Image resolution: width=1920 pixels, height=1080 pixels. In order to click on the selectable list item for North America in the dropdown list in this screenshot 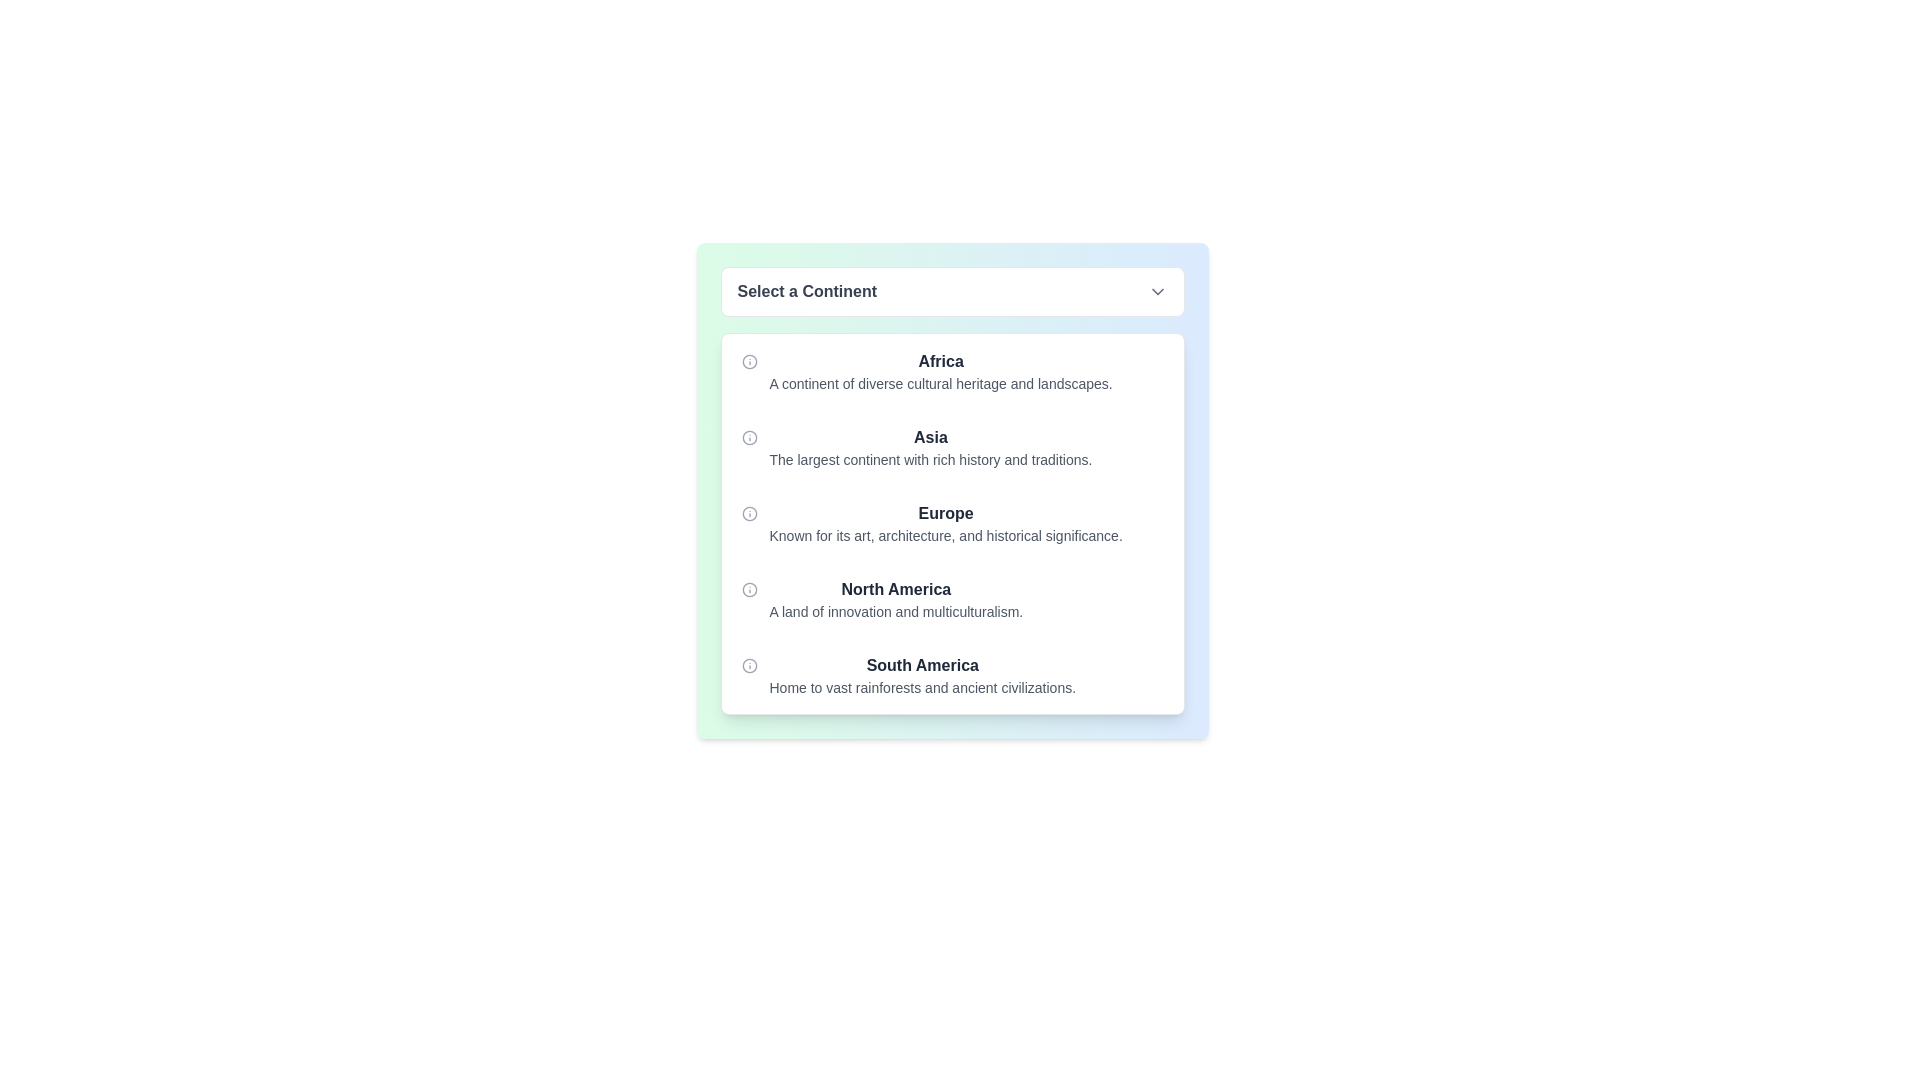, I will do `click(895, 599)`.